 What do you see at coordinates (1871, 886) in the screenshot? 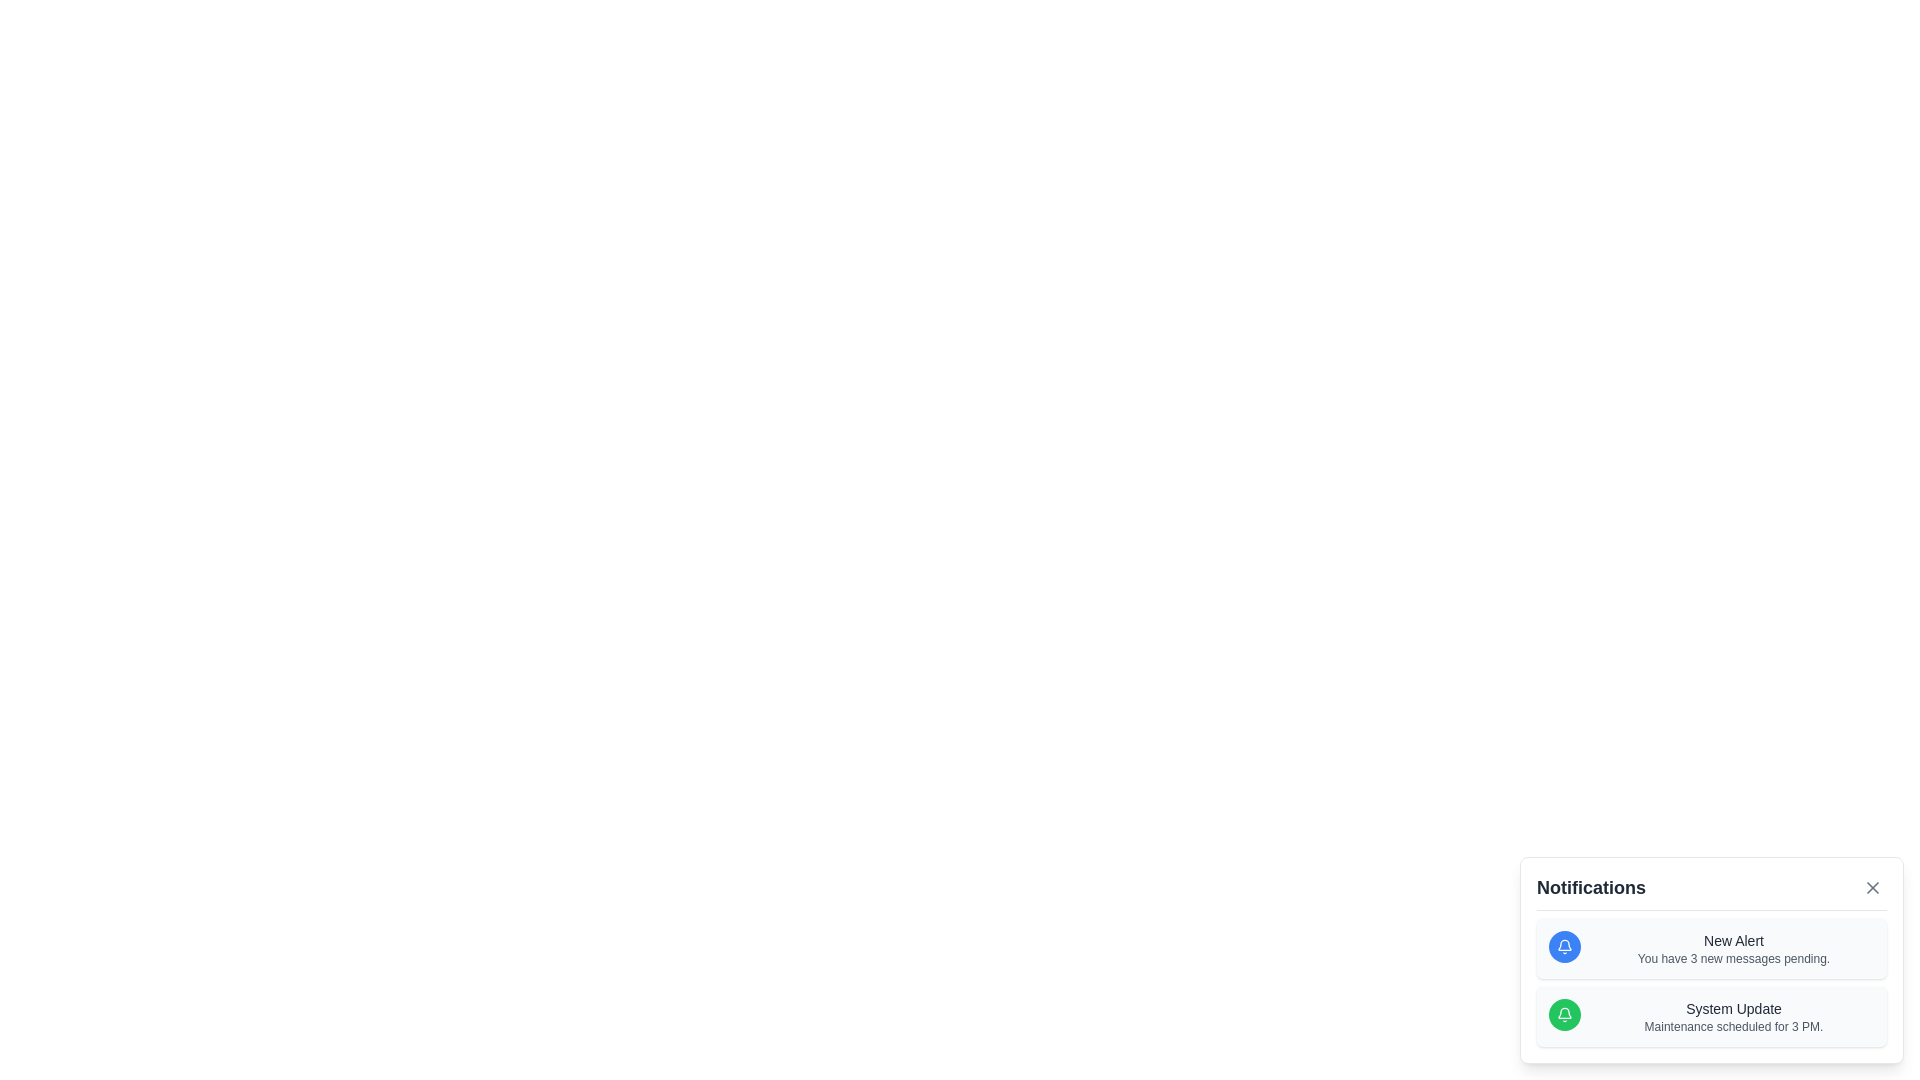
I see `the close button located in the top-right corner of the notifications panel header marked by the title 'Notifications'` at bounding box center [1871, 886].